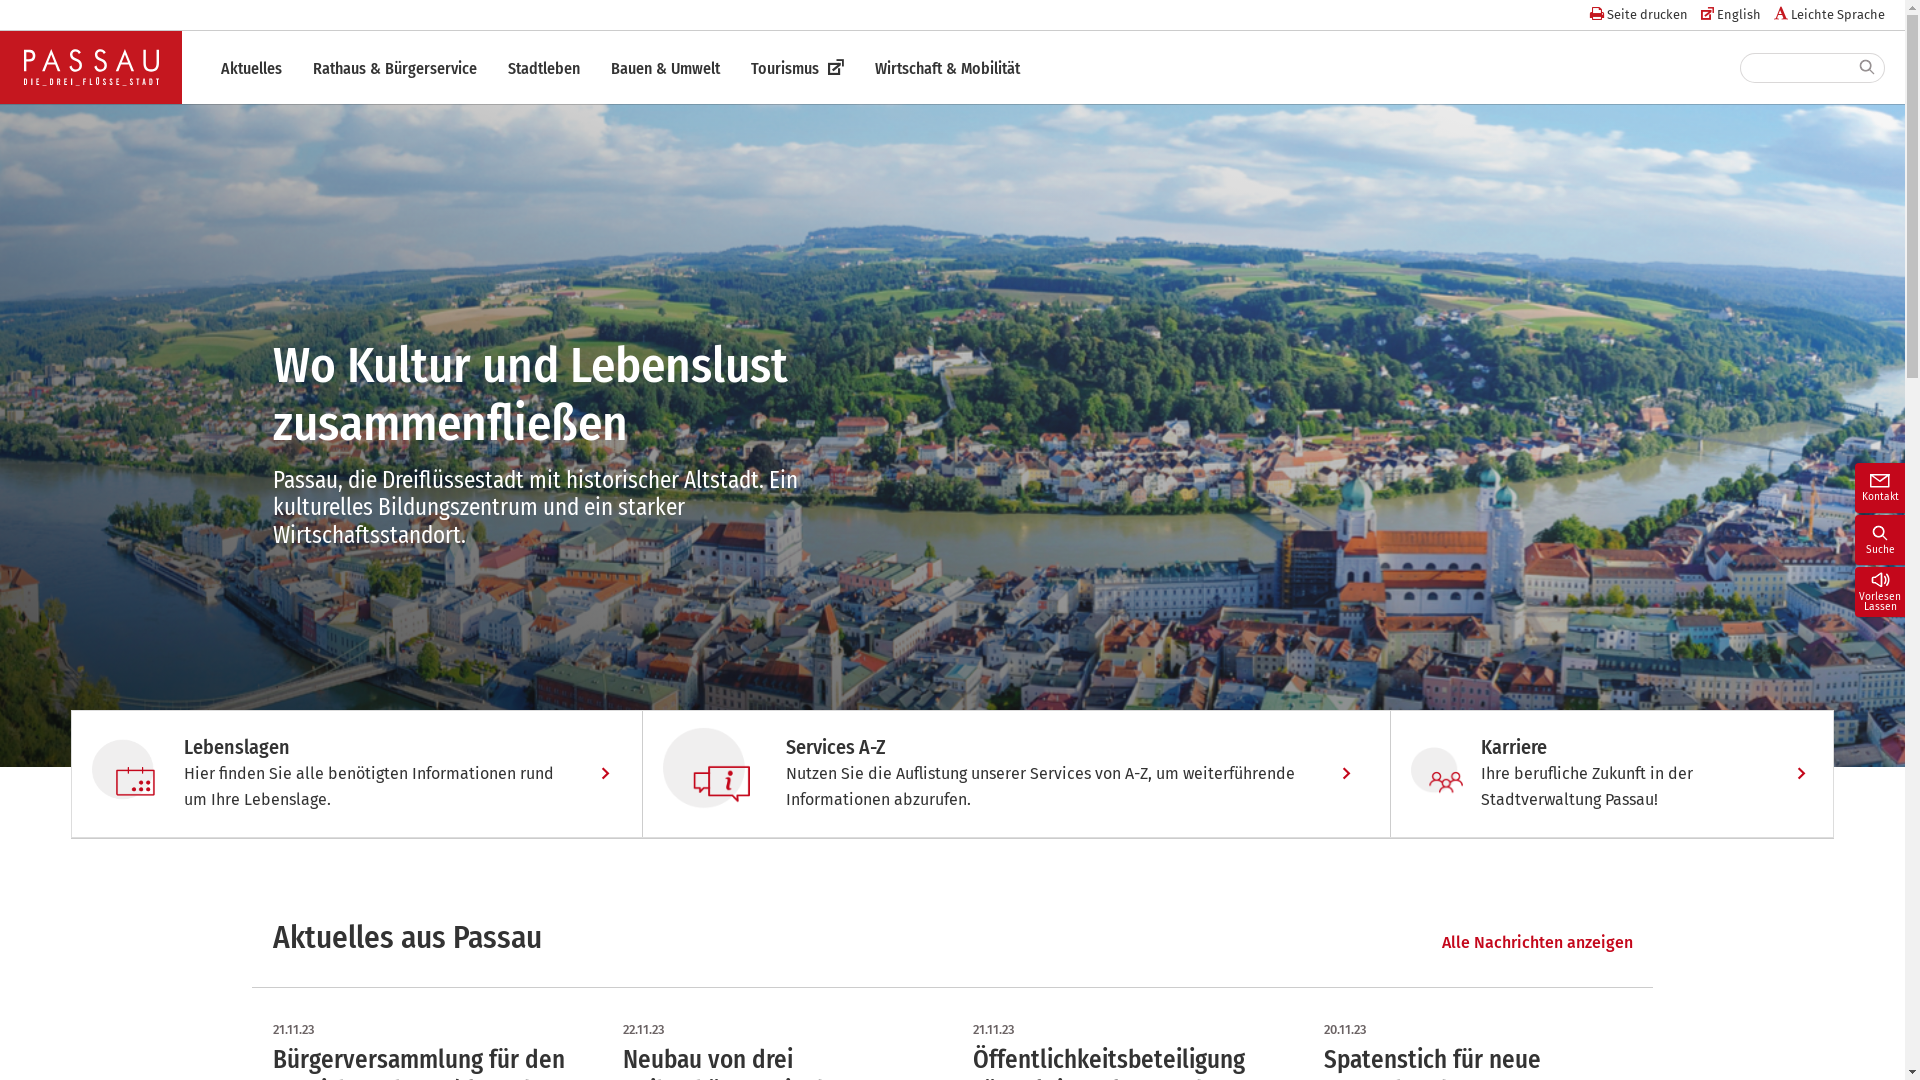  Describe the element at coordinates (1829, 14) in the screenshot. I see `'Leichte Sprache'` at that location.